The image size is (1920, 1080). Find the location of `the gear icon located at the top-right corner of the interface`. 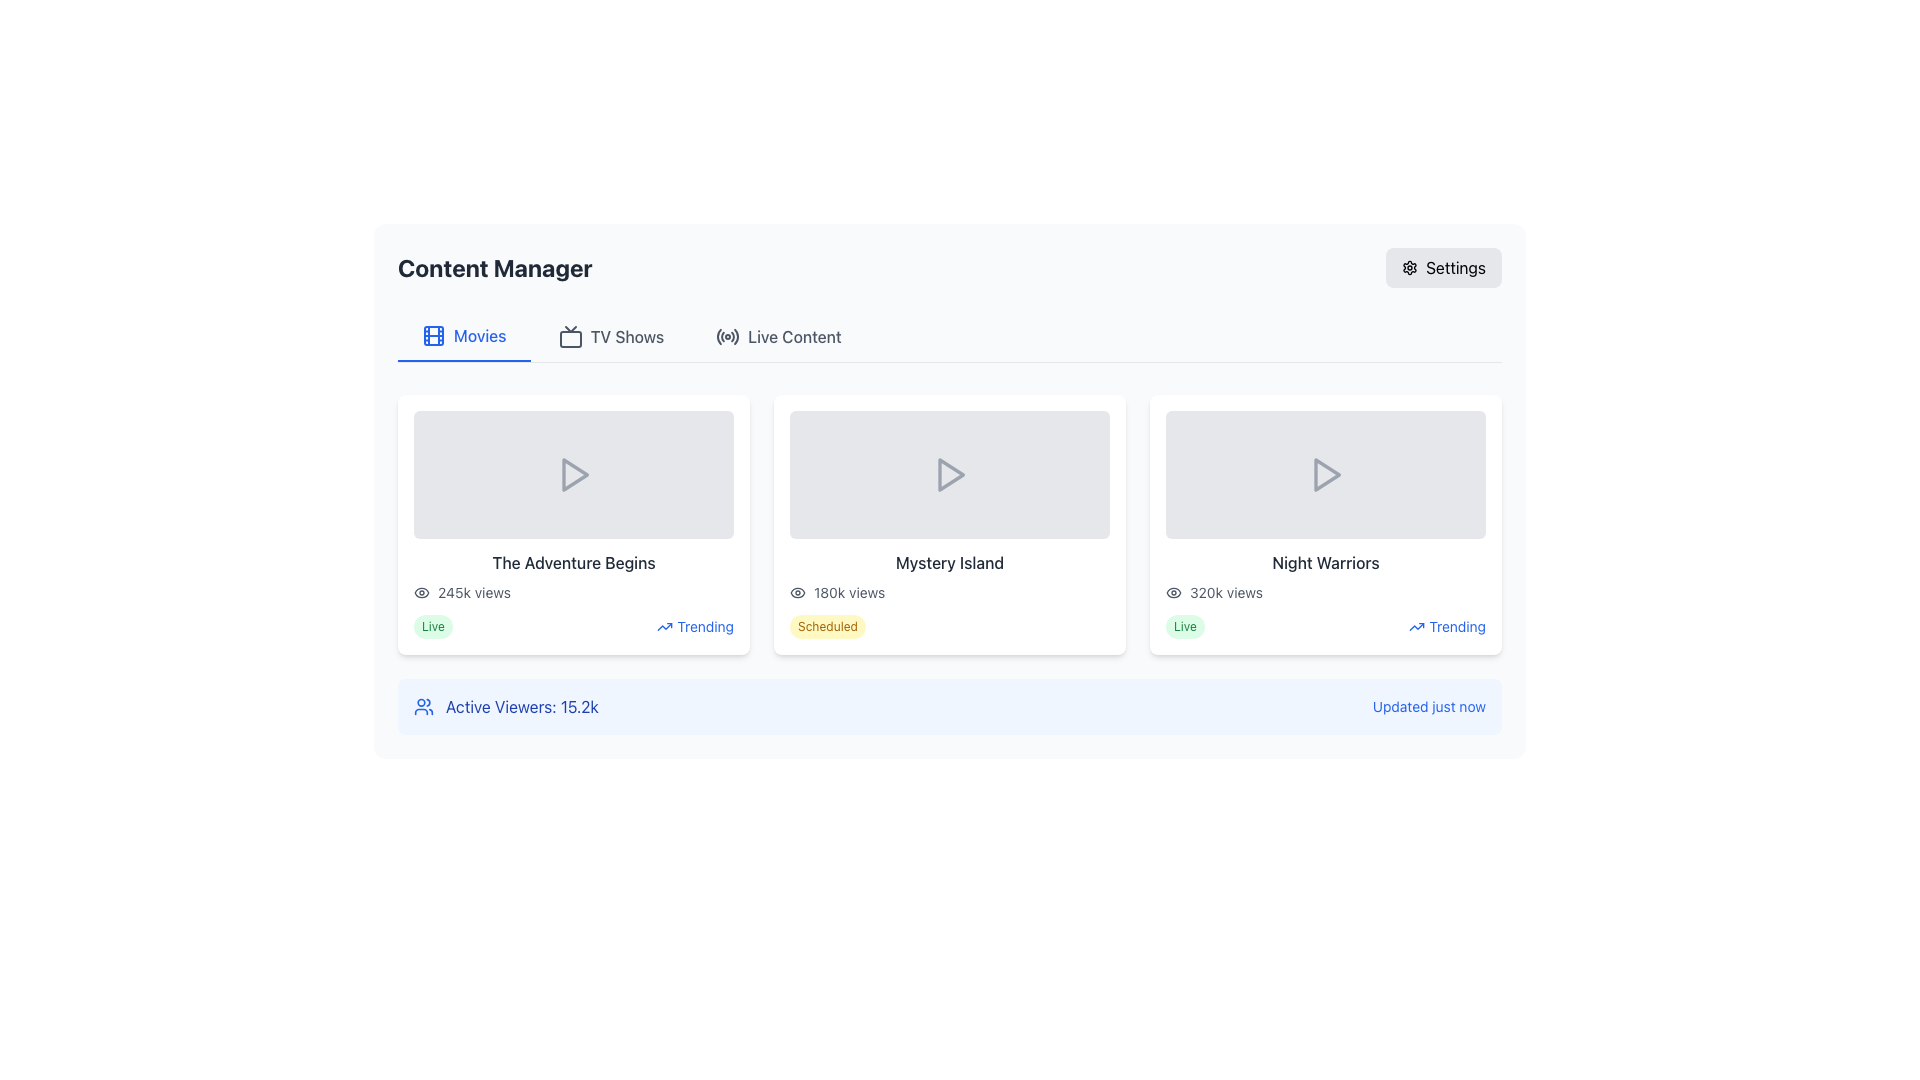

the gear icon located at the top-right corner of the interface is located at coordinates (1409, 266).